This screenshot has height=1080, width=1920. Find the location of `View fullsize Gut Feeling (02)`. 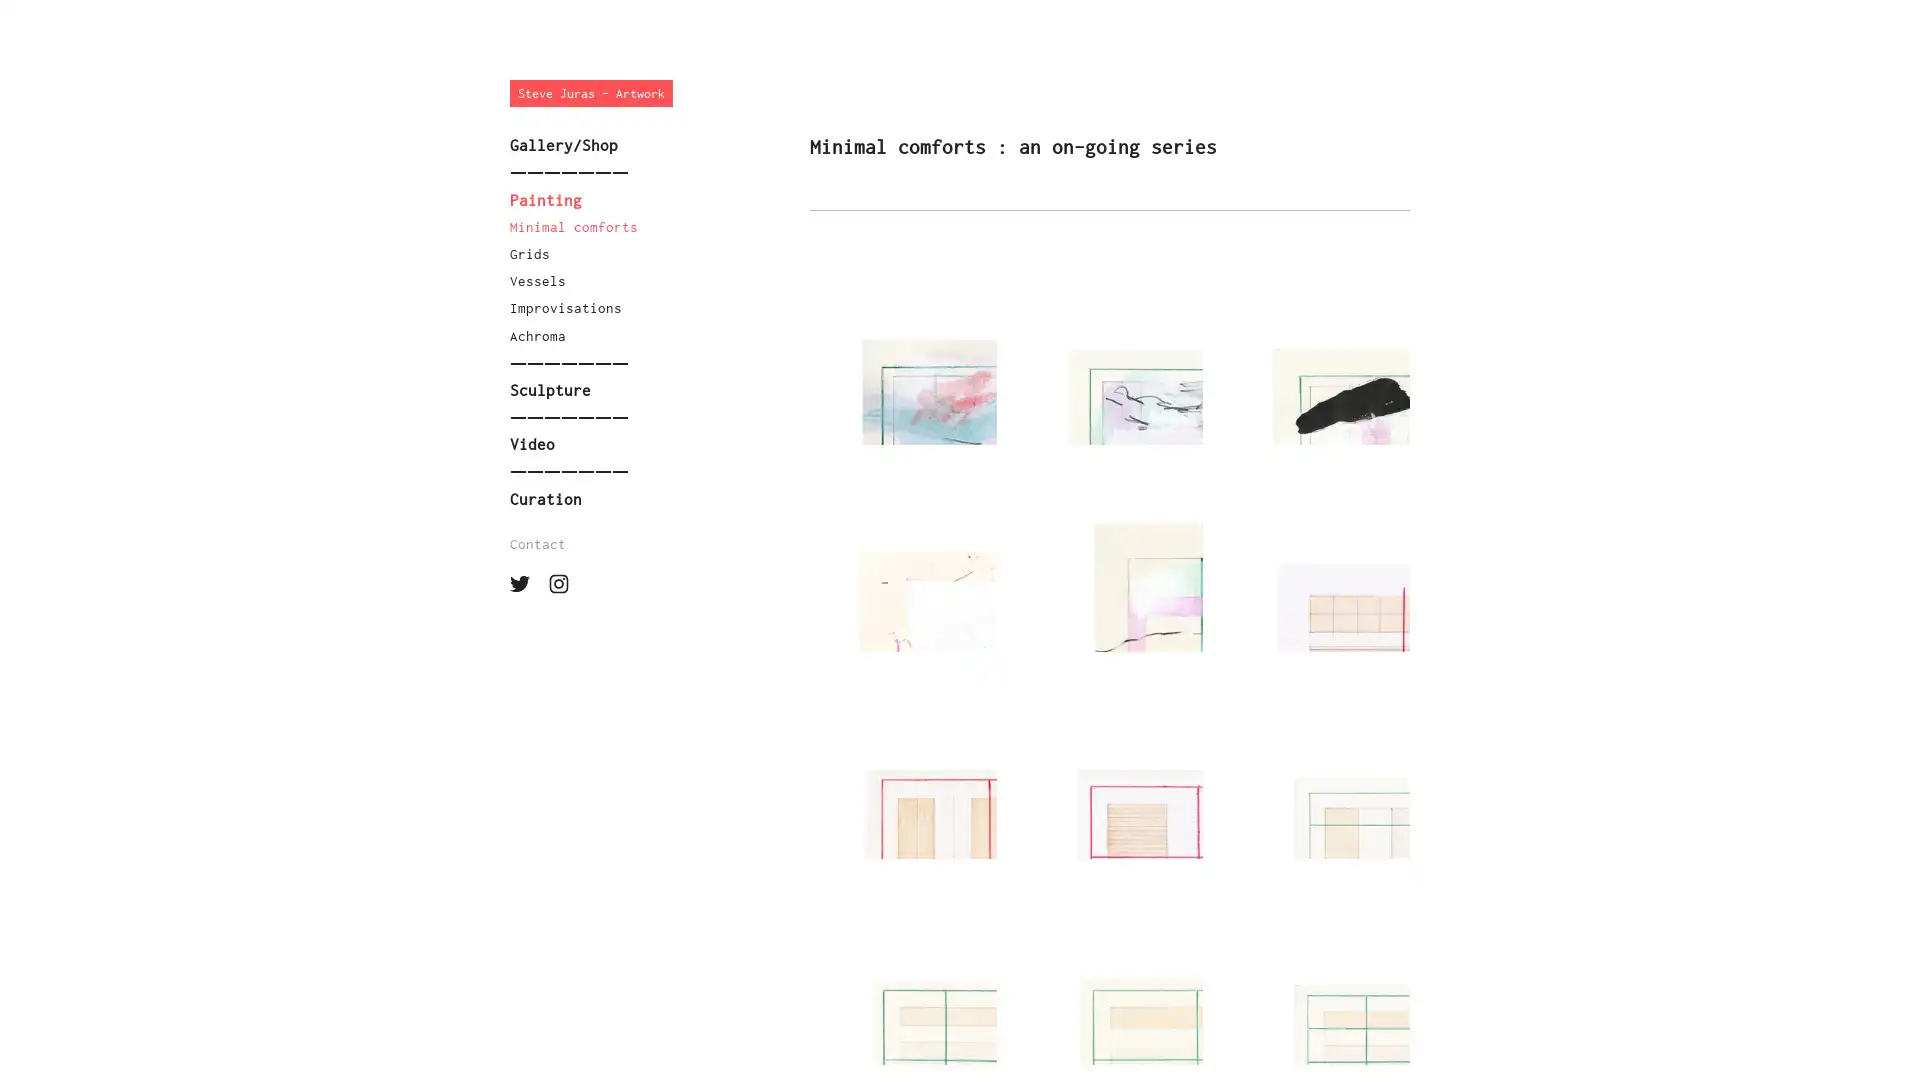

View fullsize Gut Feeling (02) is located at coordinates (901, 350).